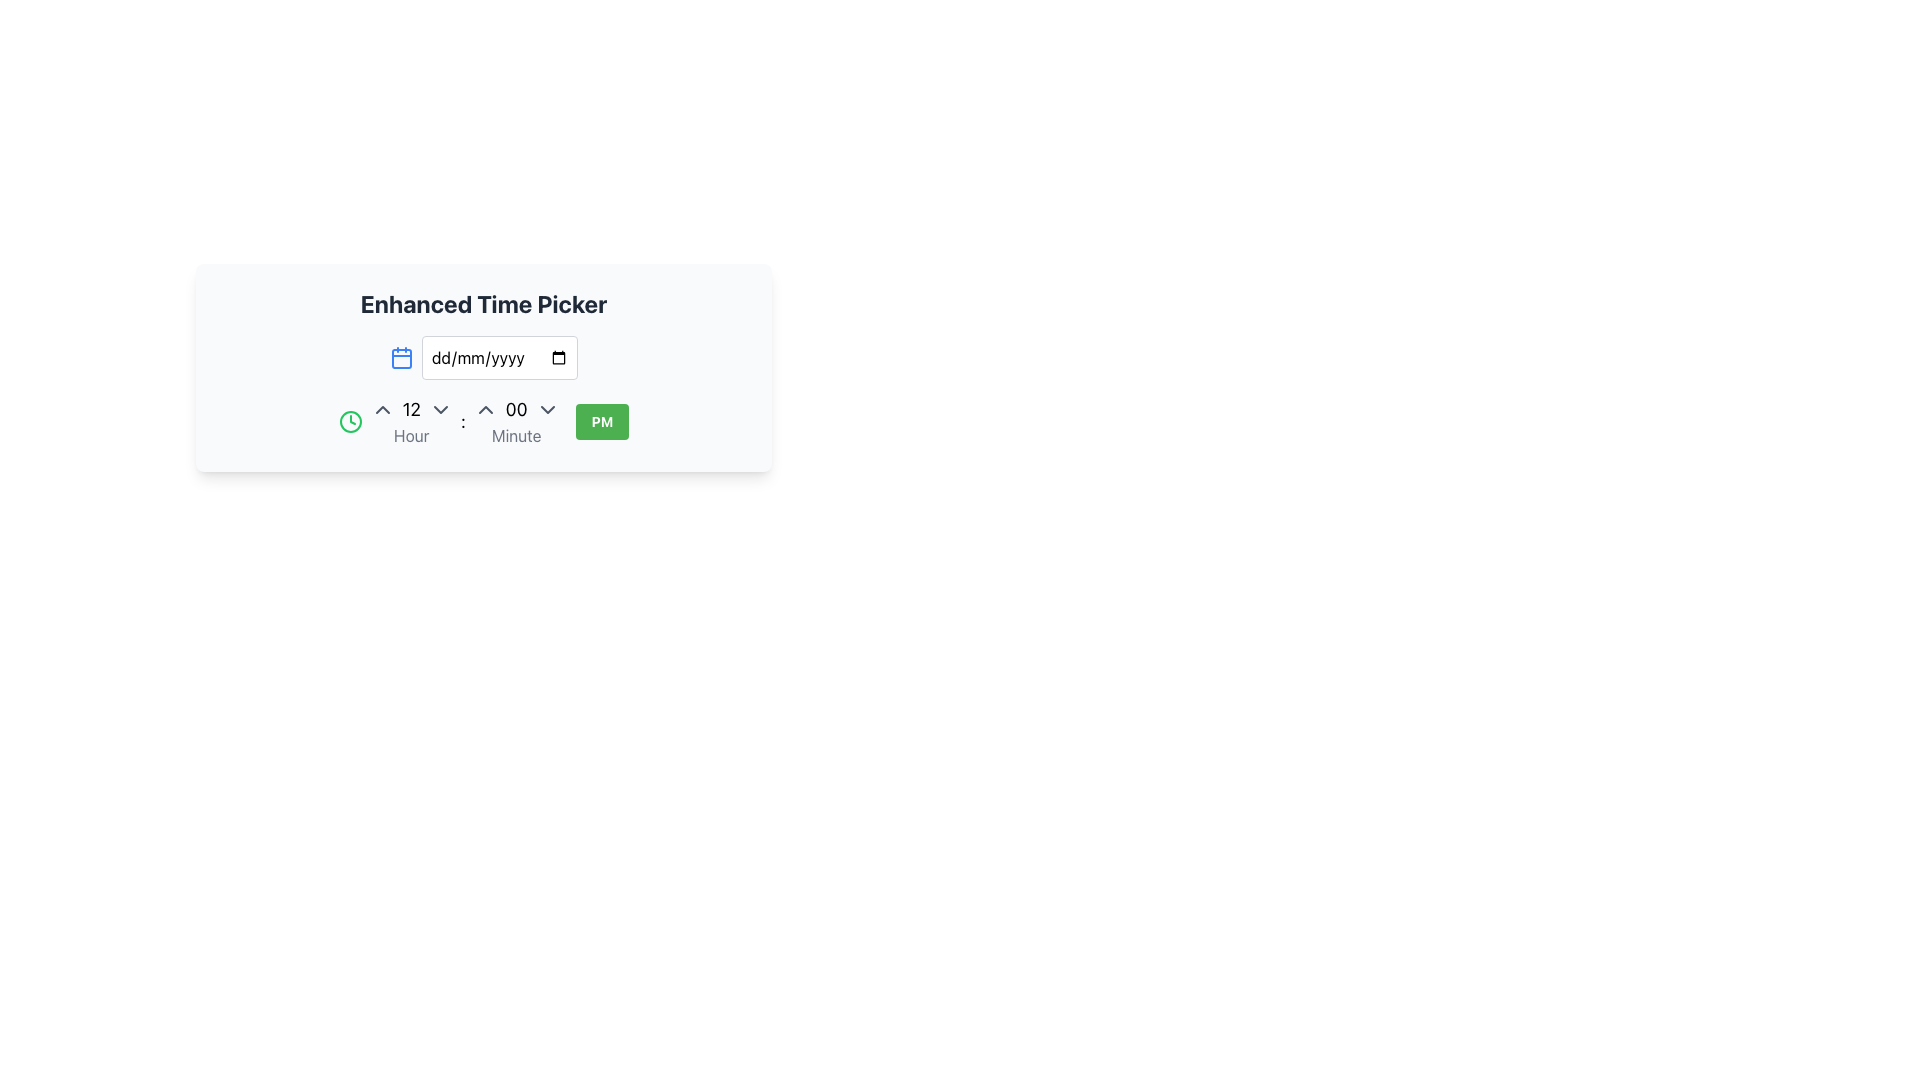 The height and width of the screenshot is (1080, 1920). Describe the element at coordinates (484, 392) in the screenshot. I see `the minutes section of the Time Picker element located in the Enhanced Time Picker panel to change the minute value` at that location.